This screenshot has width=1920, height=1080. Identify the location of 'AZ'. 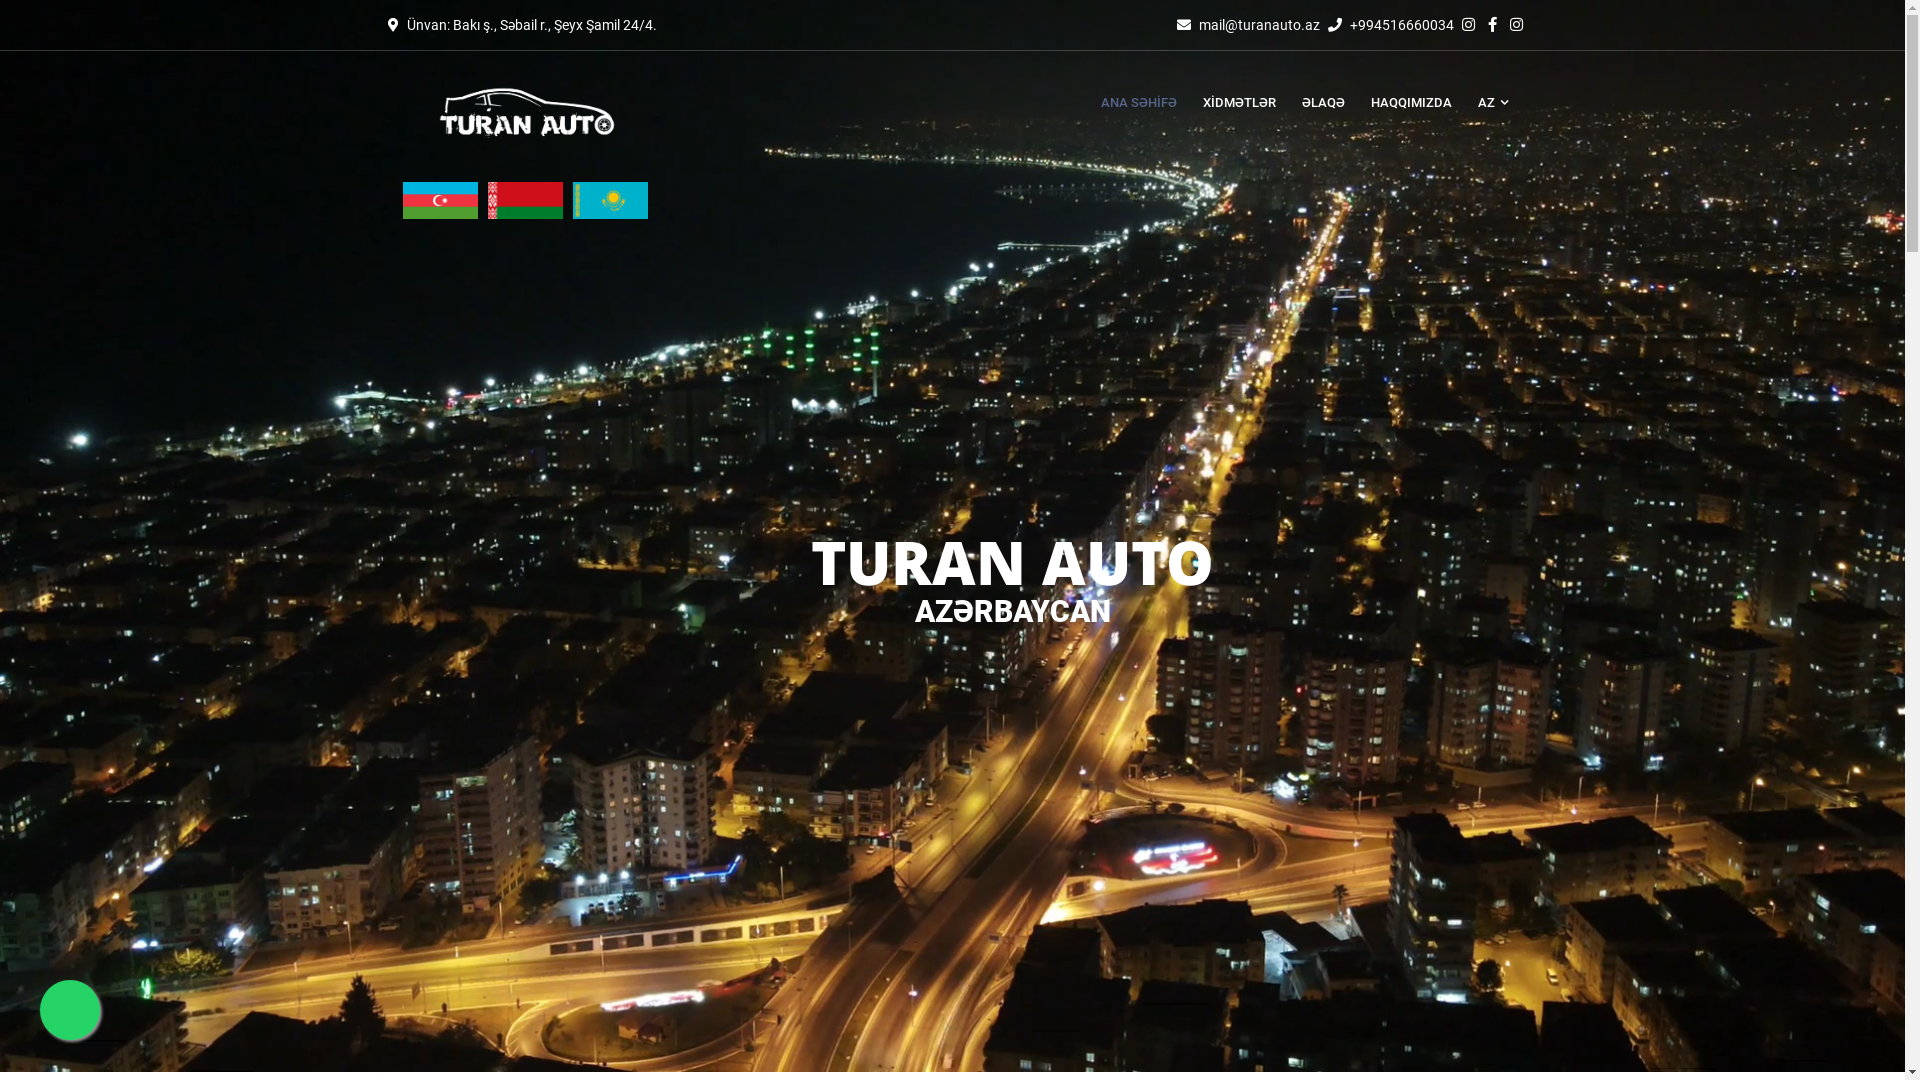
(1485, 103).